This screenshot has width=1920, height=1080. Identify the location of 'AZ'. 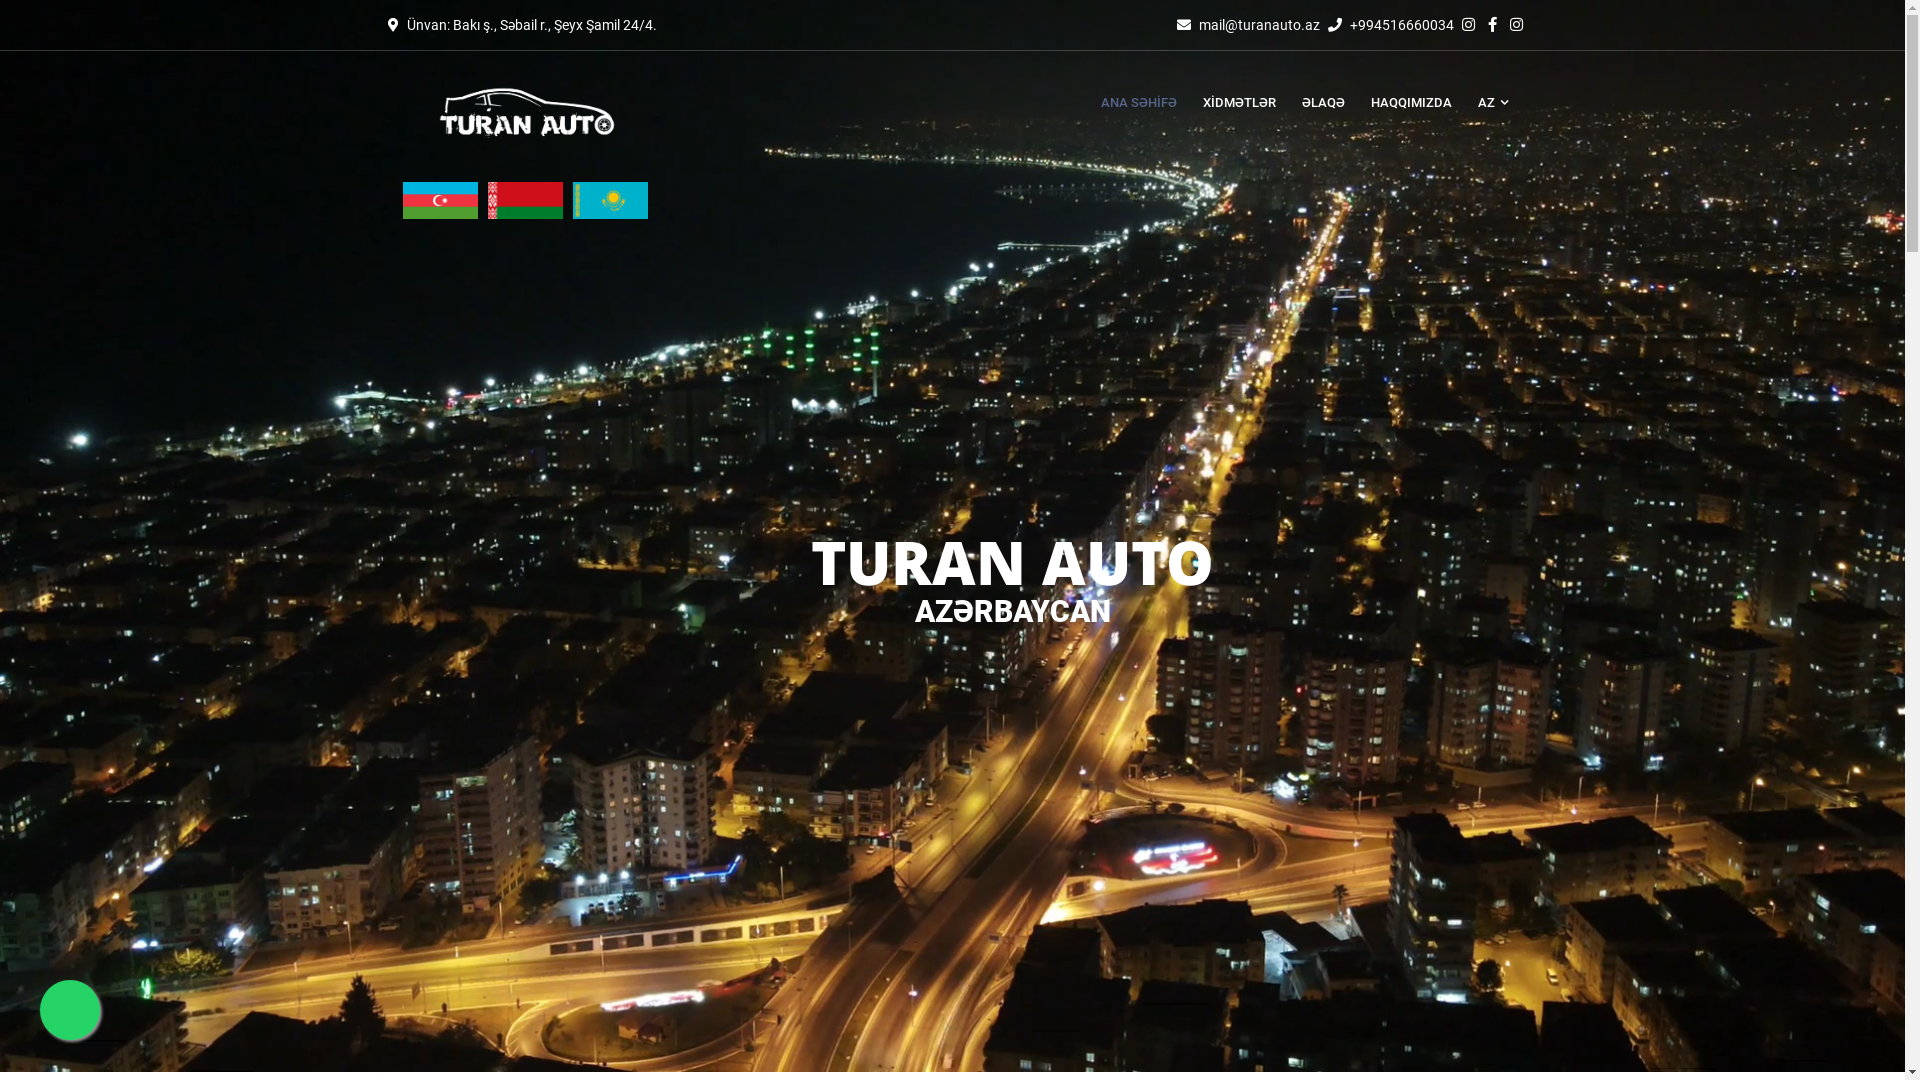
(1485, 103).